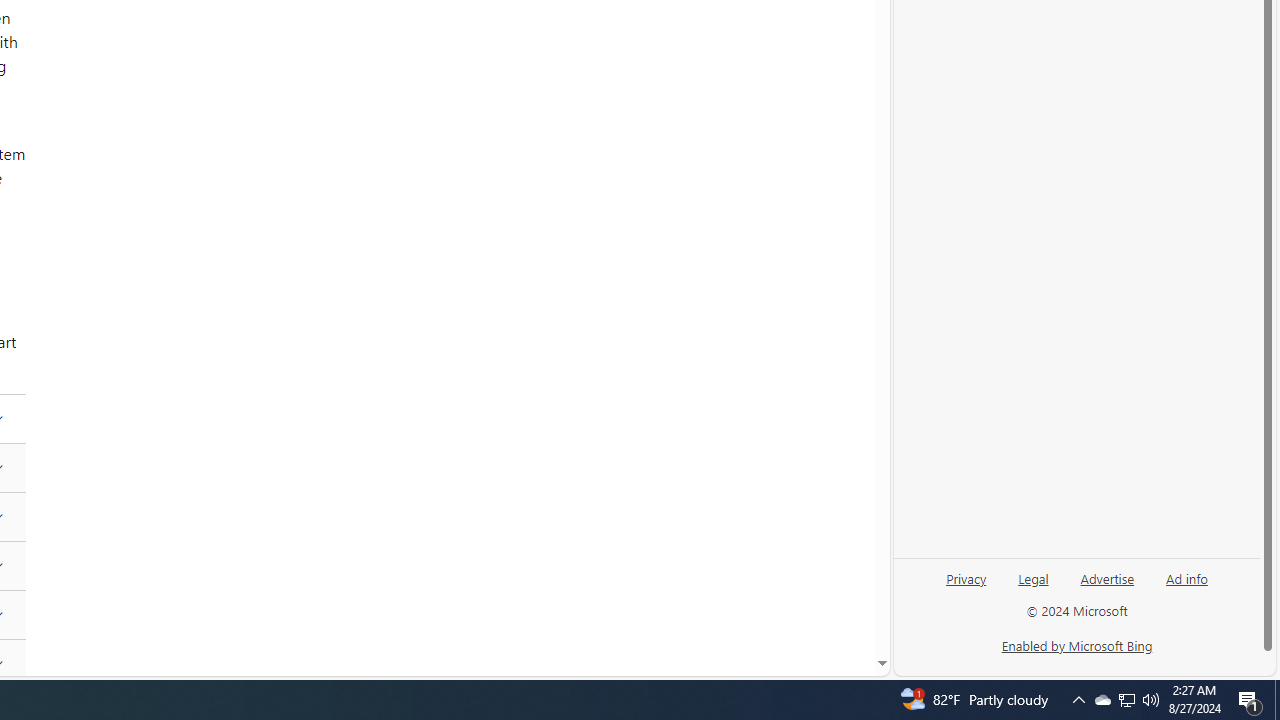 The image size is (1280, 720). What do you see at coordinates (1186, 585) in the screenshot?
I see `'Ad info'` at bounding box center [1186, 585].